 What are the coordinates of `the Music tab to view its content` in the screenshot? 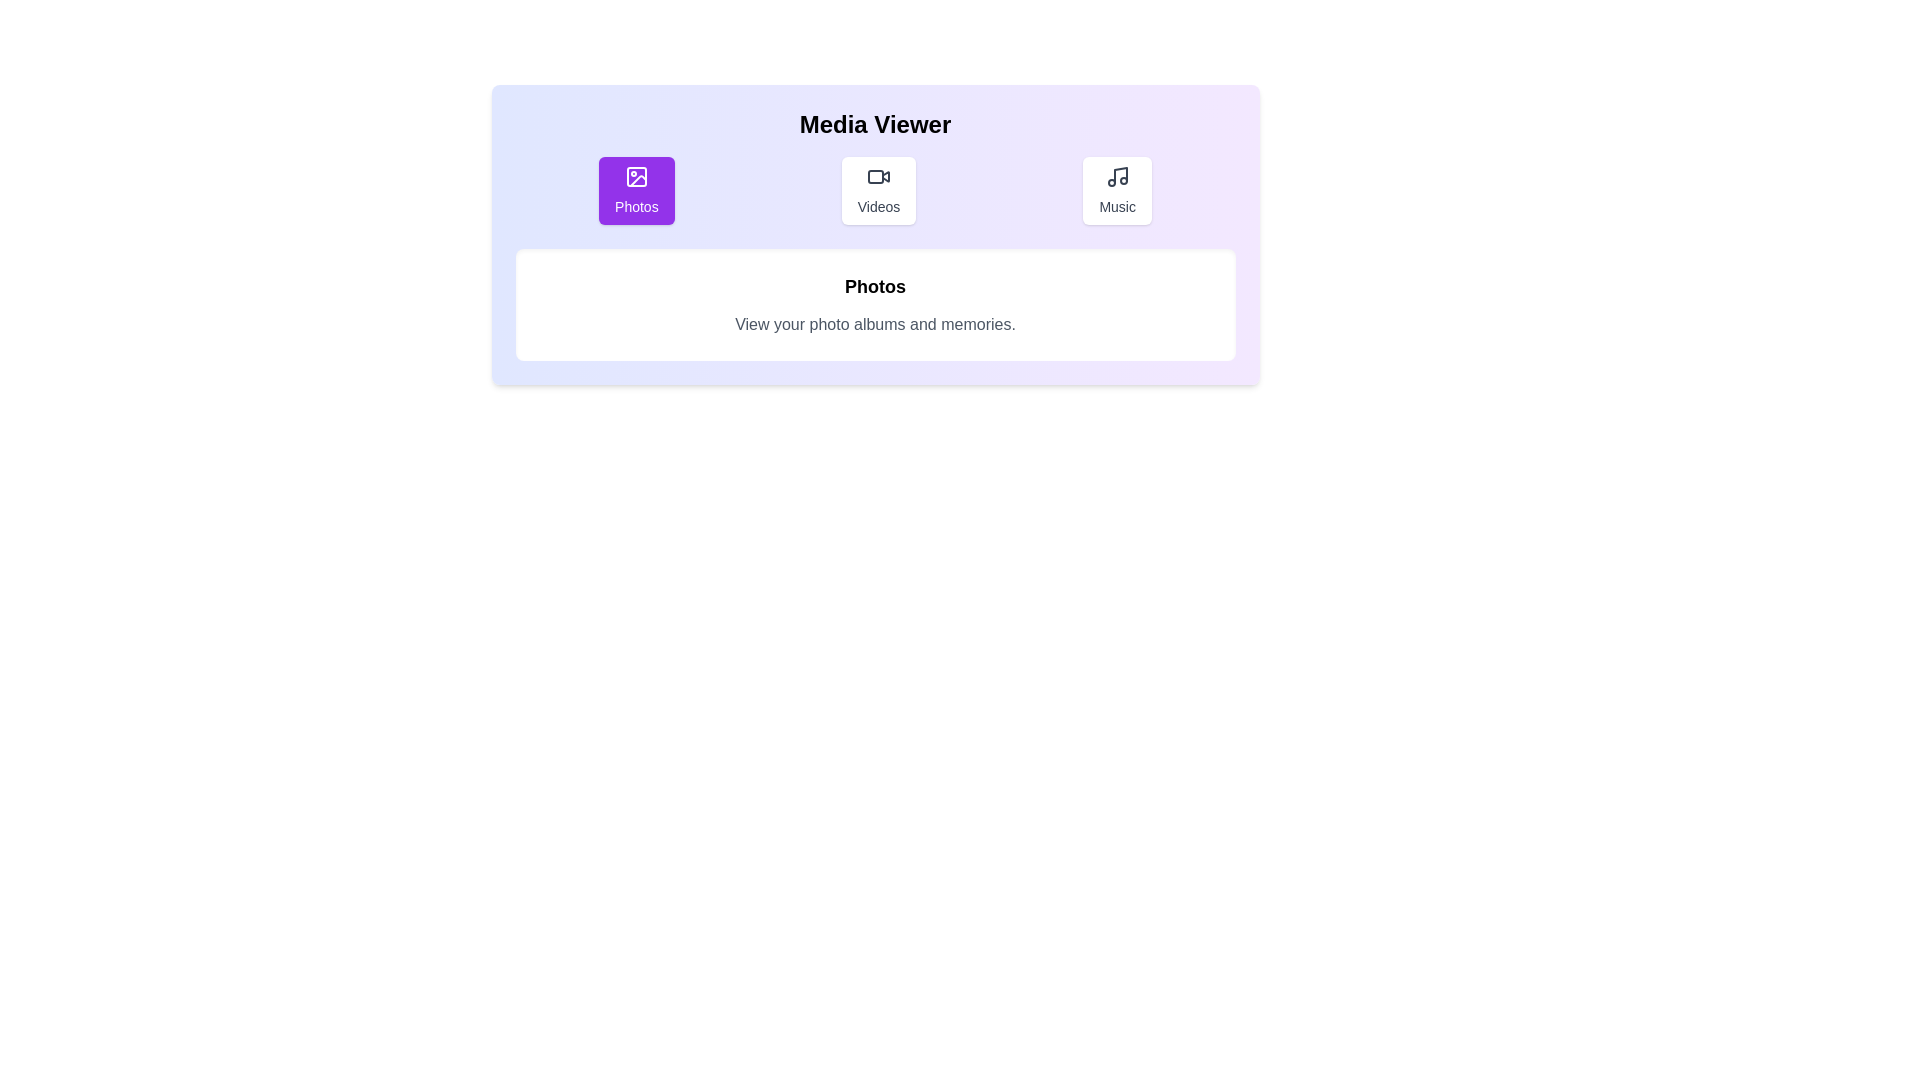 It's located at (1116, 191).